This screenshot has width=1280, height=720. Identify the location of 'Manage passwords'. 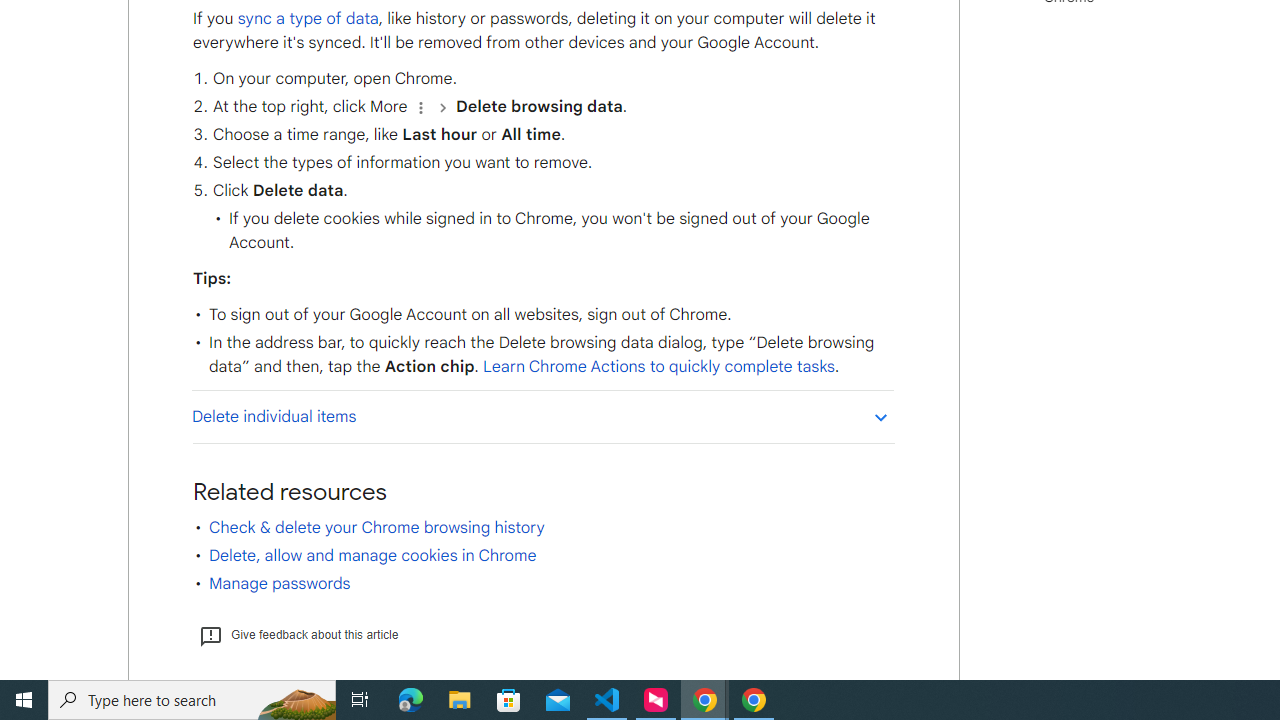
(278, 583).